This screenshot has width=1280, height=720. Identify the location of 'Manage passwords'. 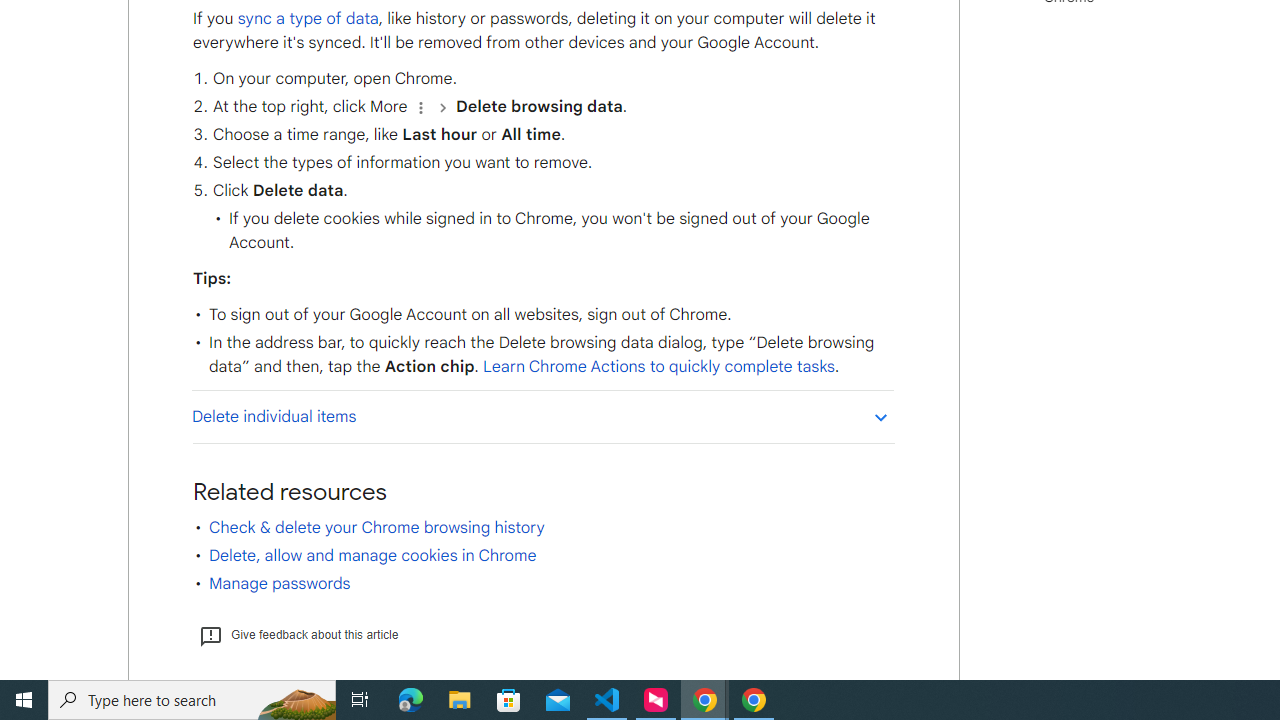
(278, 583).